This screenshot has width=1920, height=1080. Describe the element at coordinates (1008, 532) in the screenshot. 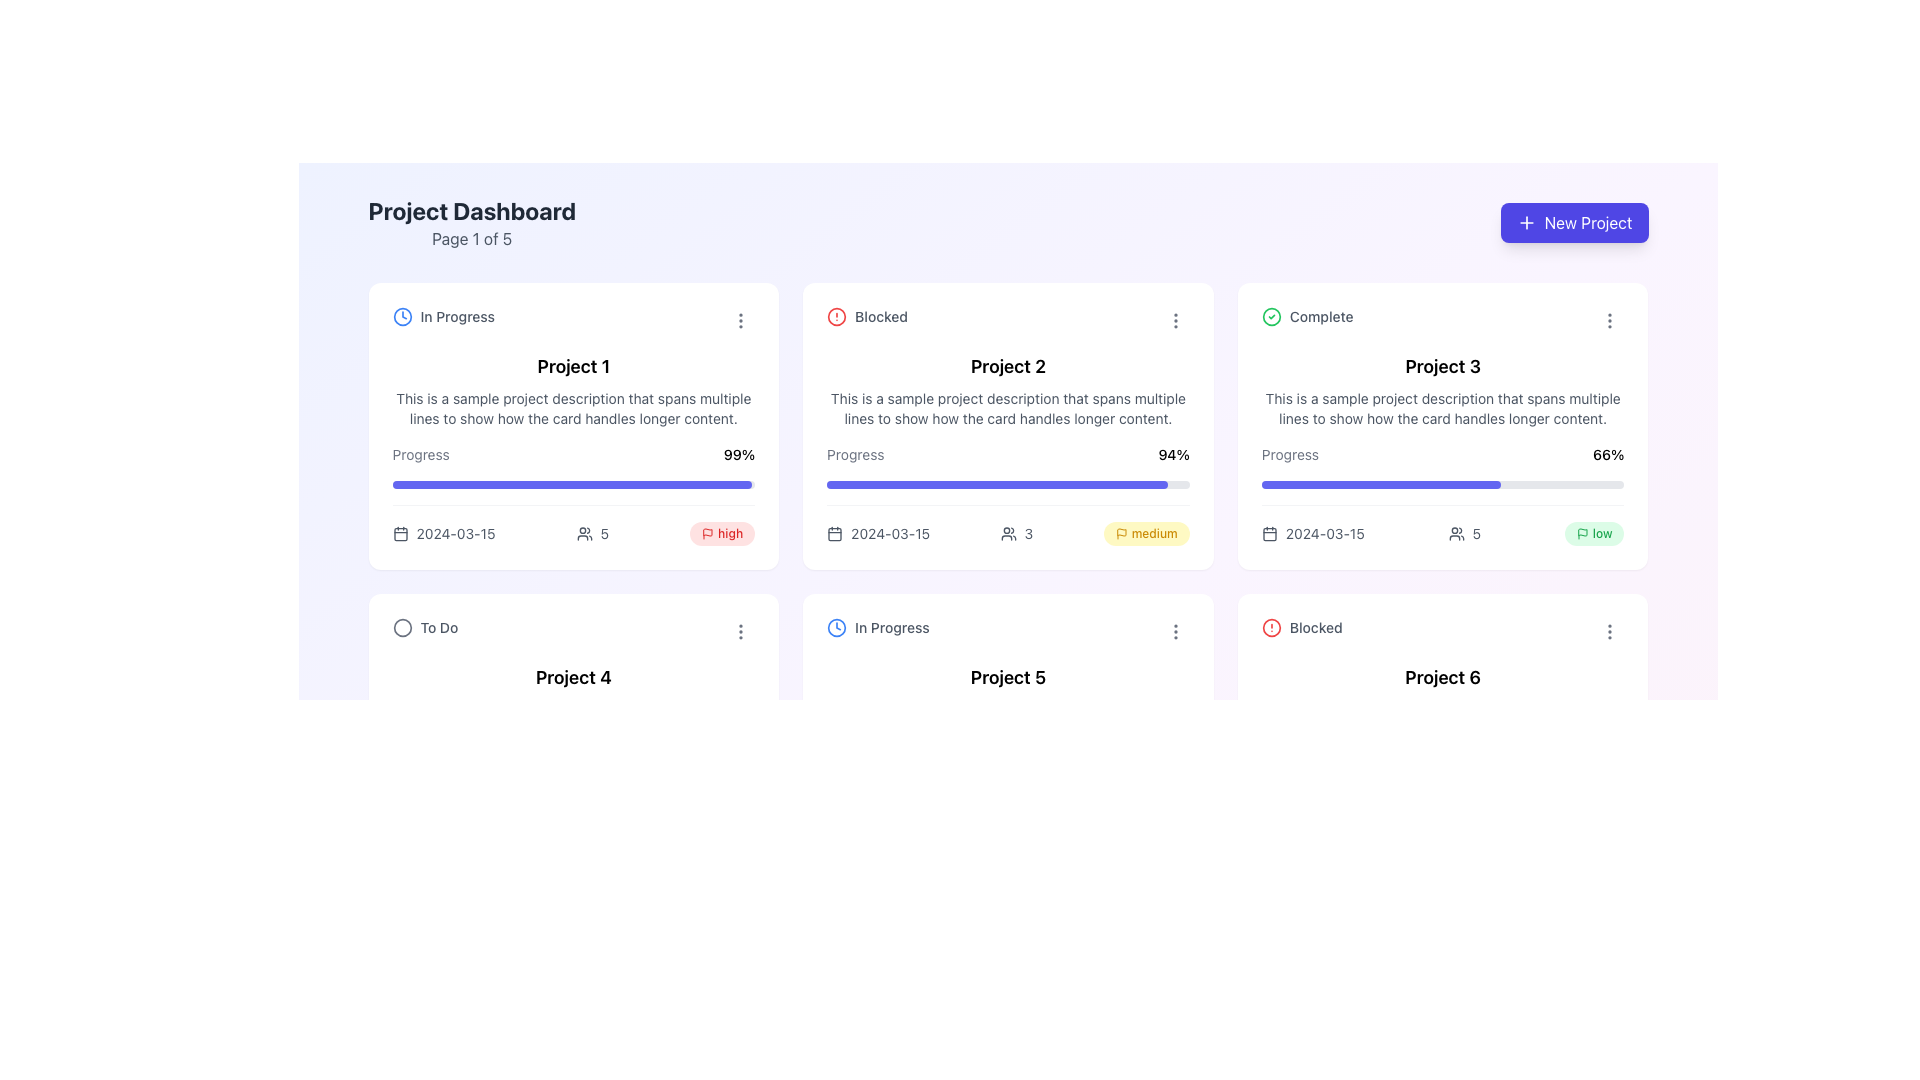

I see `the graphical icon indicating the number of users associated with 'Project 2', located to the left of the numeric value '3'` at that location.